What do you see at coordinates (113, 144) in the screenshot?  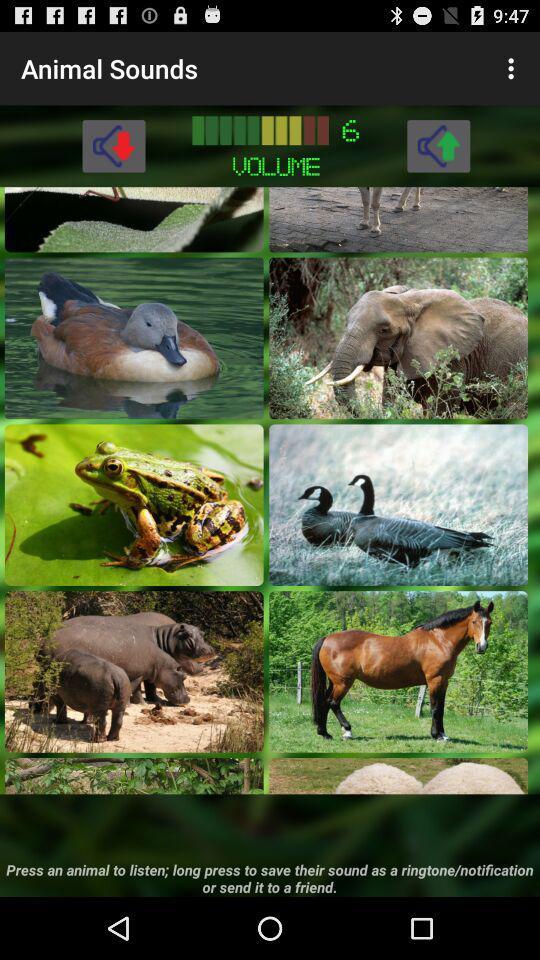 I see `lower volume` at bounding box center [113, 144].